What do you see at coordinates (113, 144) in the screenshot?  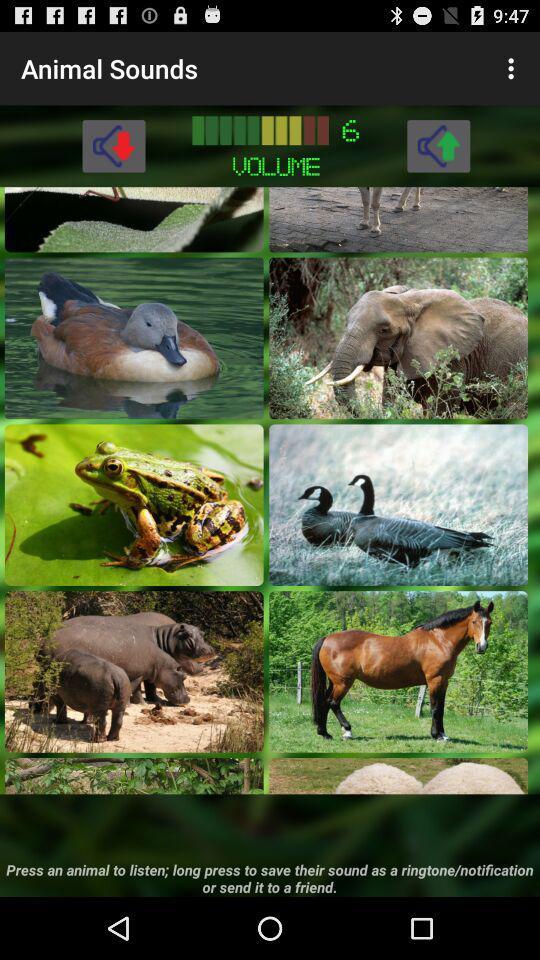 I see `lower volume` at bounding box center [113, 144].